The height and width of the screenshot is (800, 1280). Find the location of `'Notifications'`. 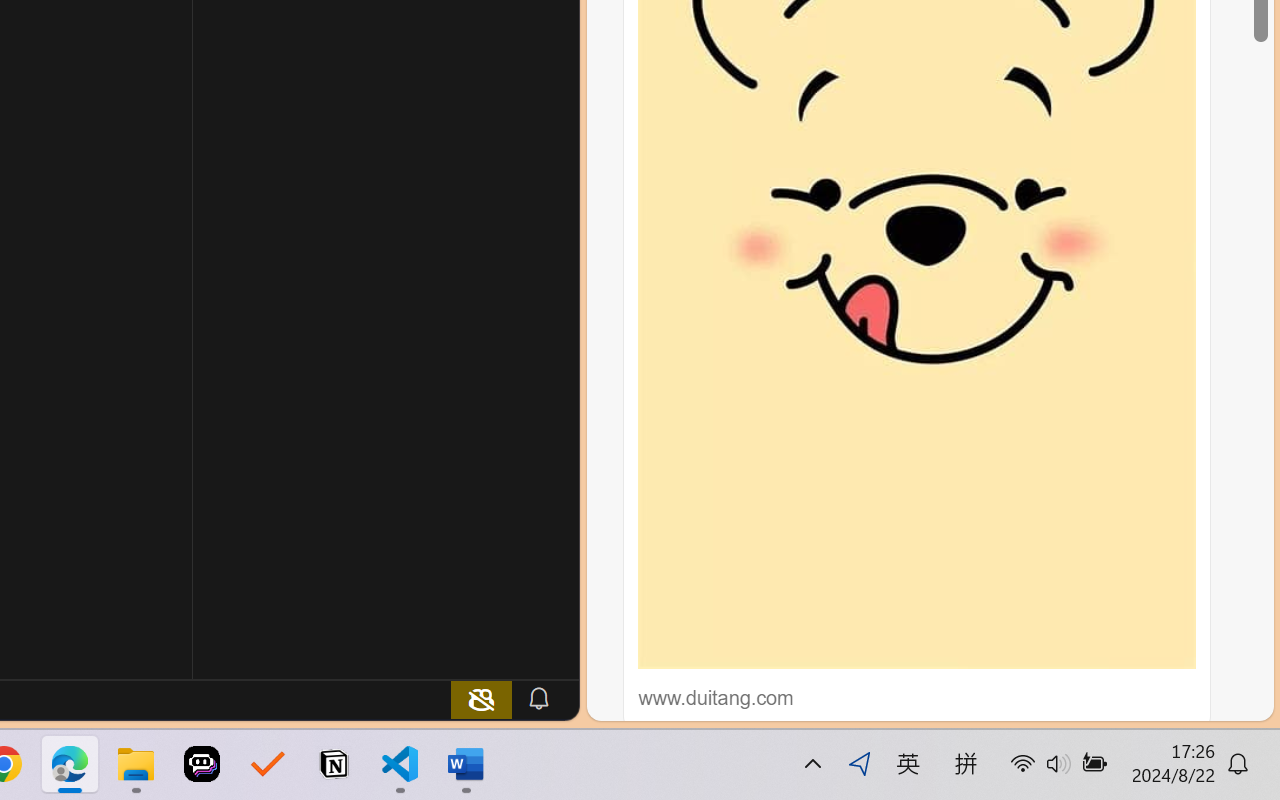

'Notifications' is located at coordinates (538, 698).